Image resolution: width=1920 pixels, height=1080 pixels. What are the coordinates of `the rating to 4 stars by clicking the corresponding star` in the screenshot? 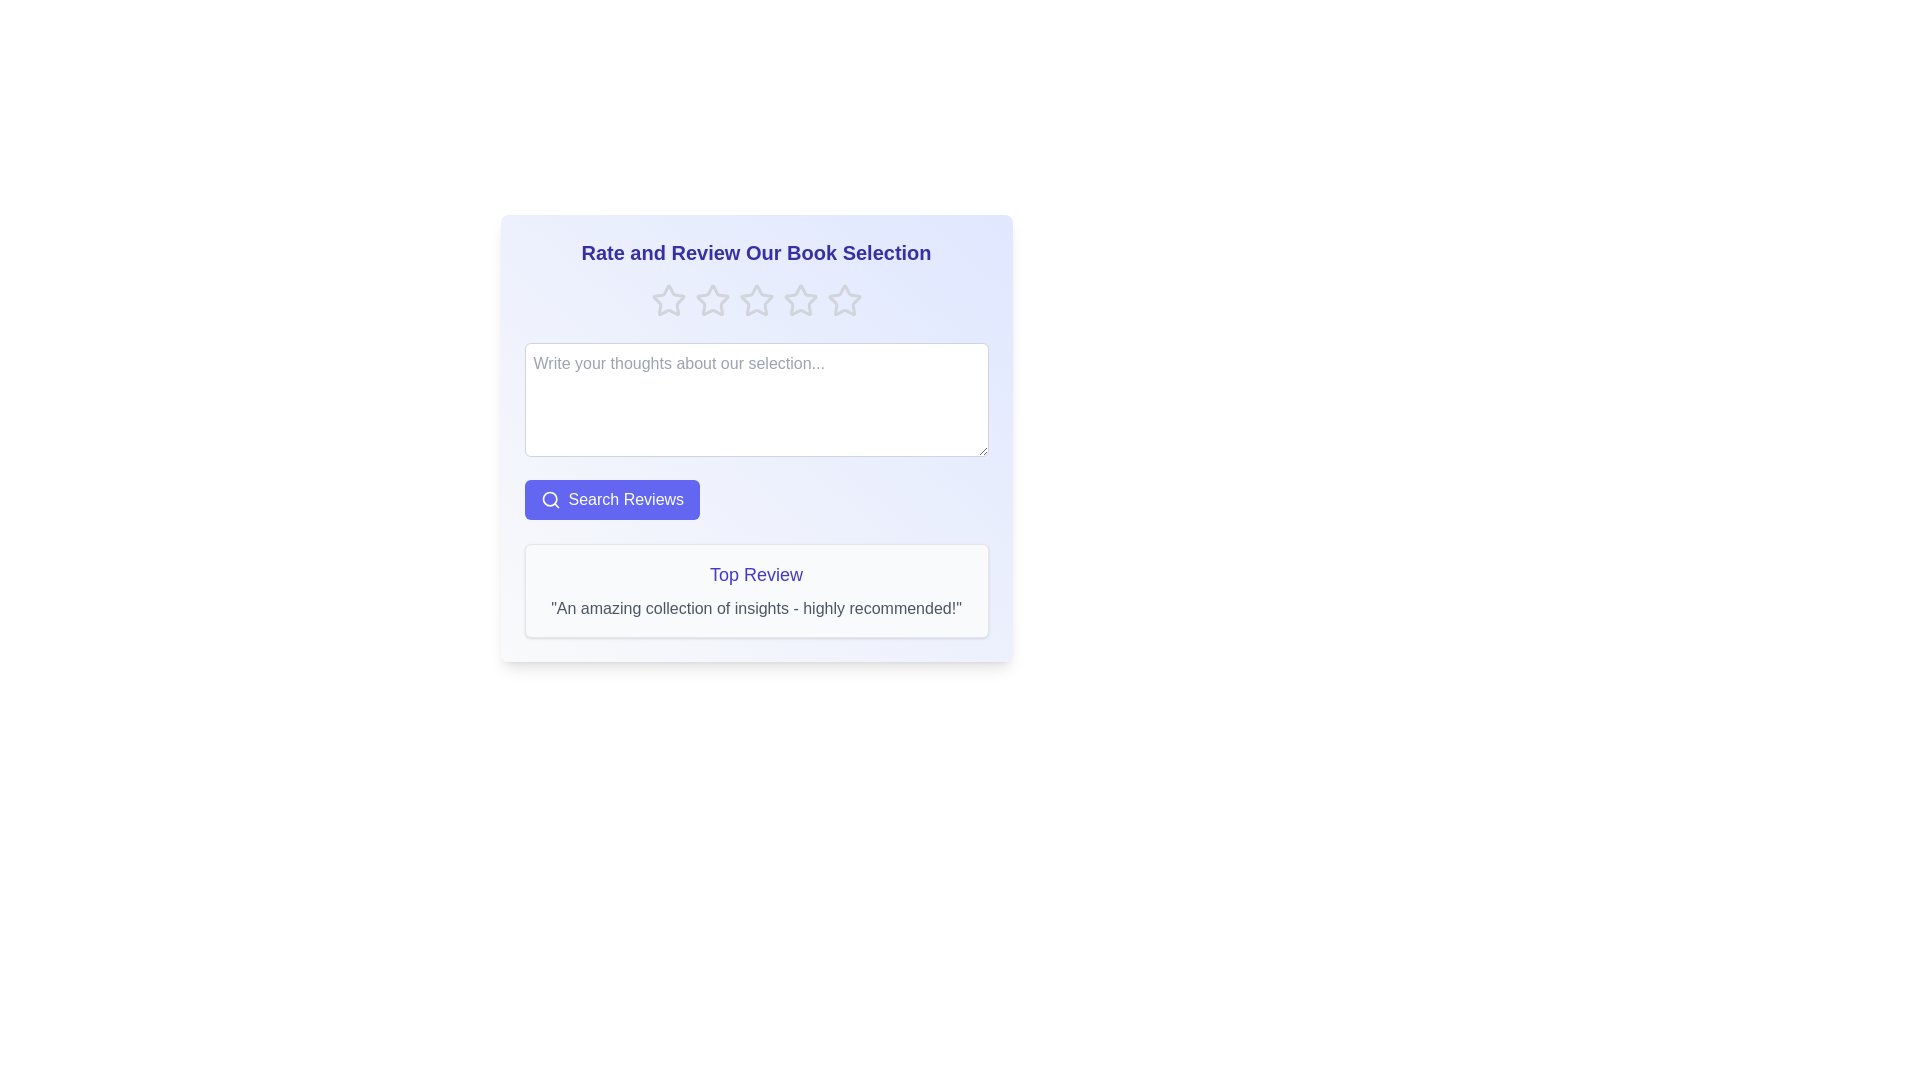 It's located at (800, 300).